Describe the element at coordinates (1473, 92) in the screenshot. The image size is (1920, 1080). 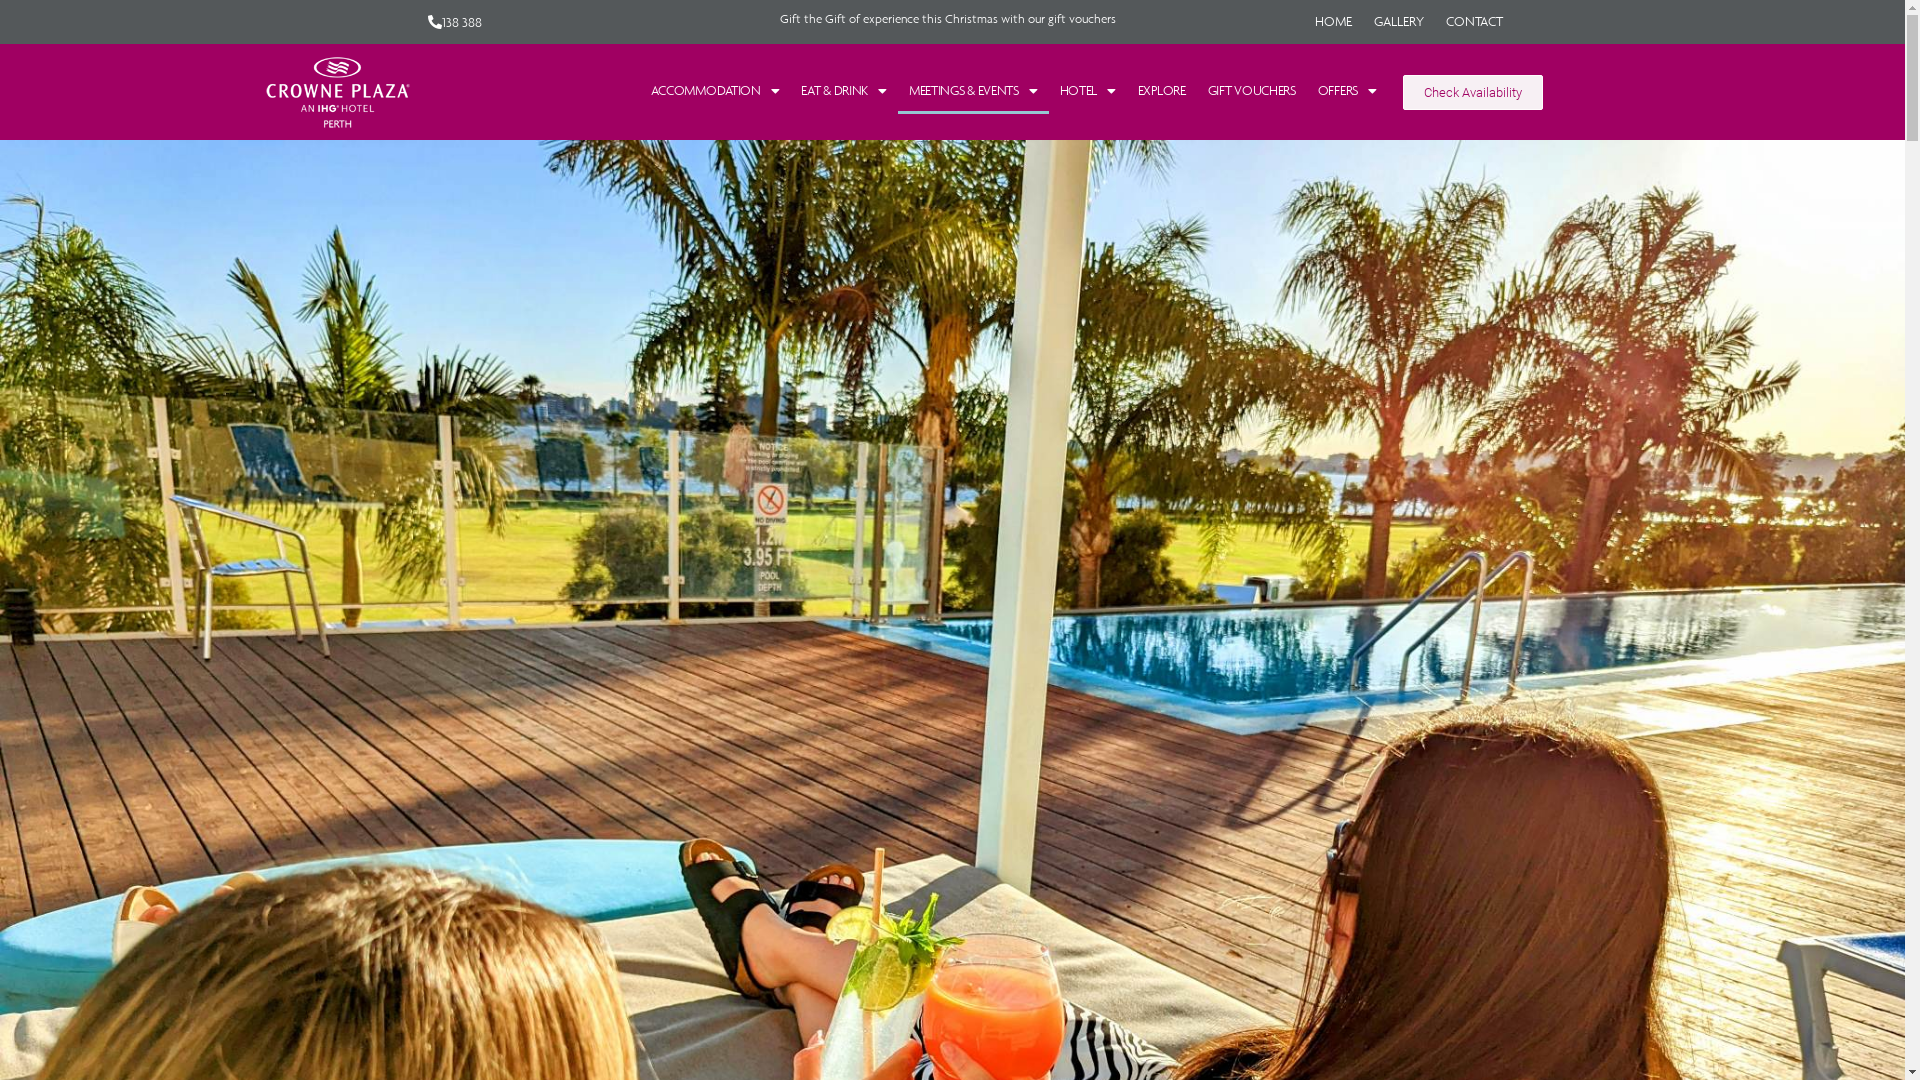
I see `'Check Availability'` at that location.